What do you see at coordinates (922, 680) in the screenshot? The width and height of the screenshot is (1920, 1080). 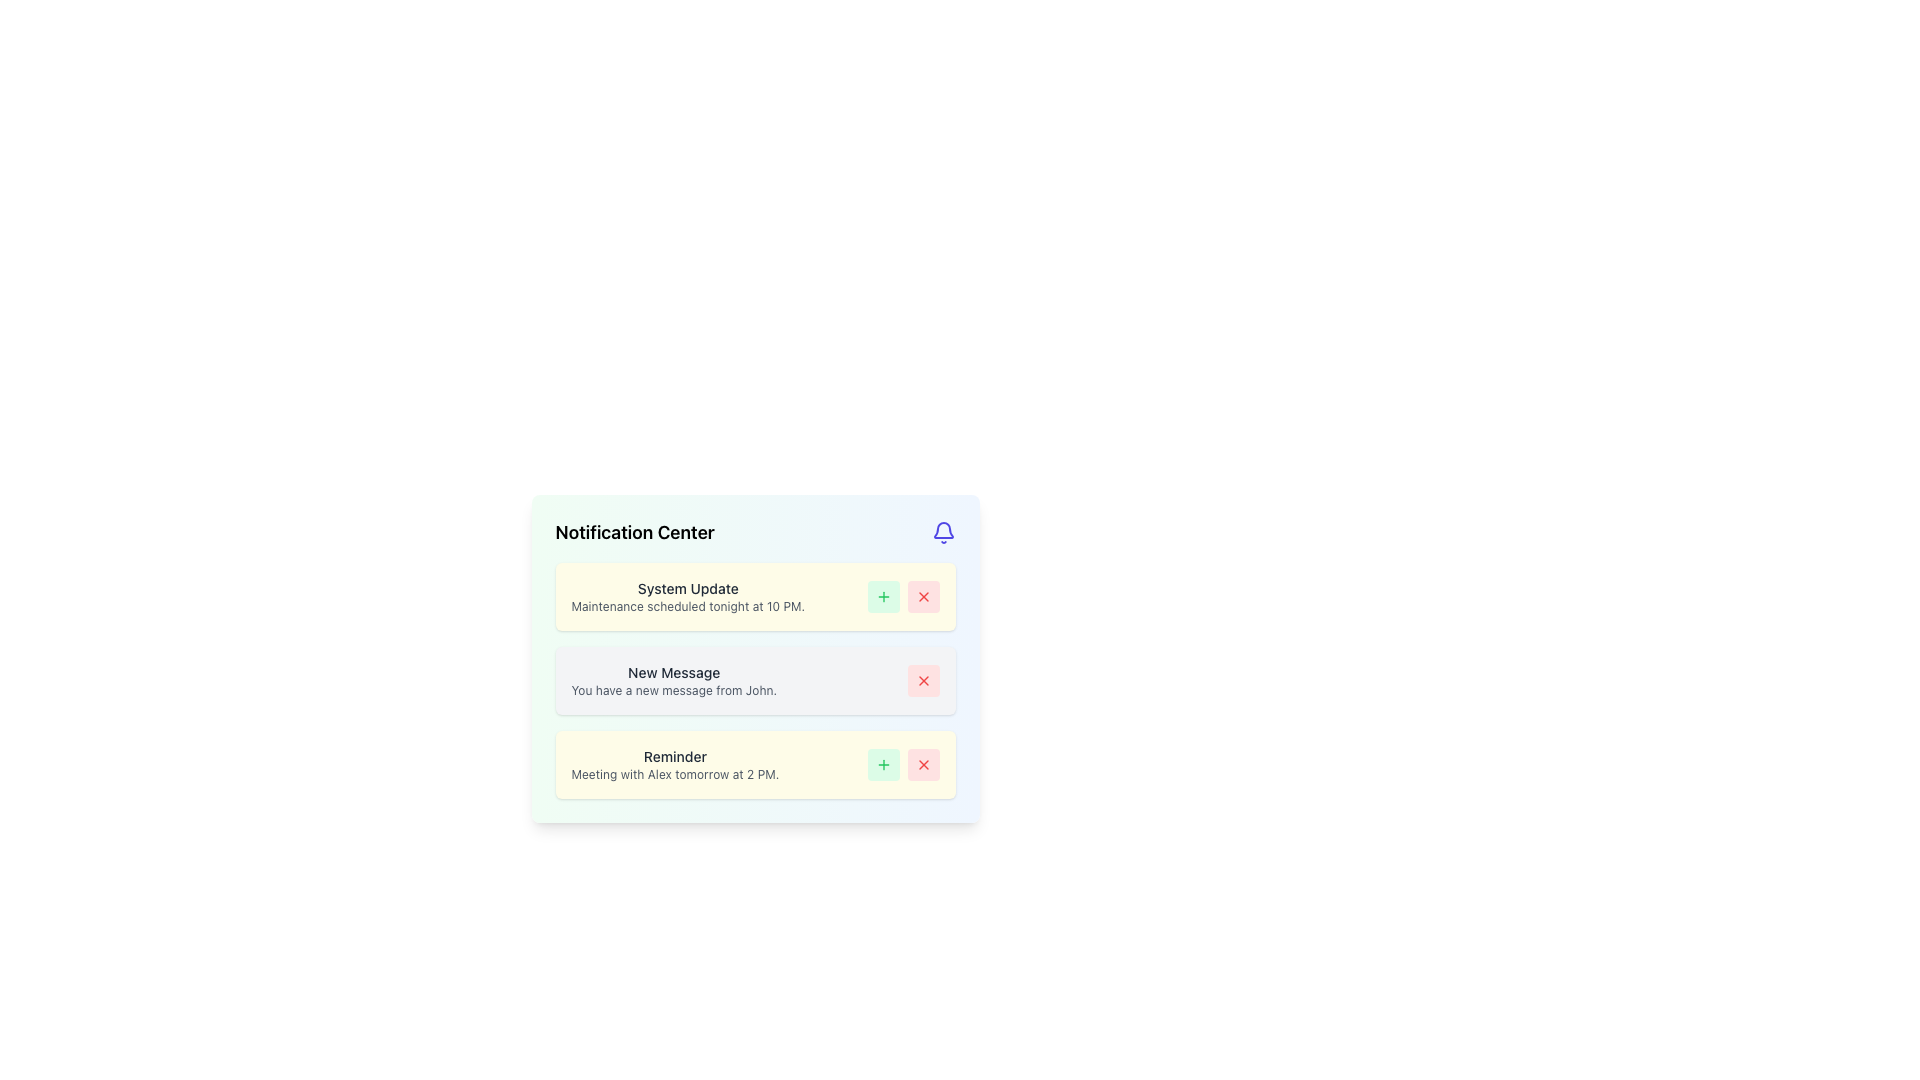 I see `the red 'X' button with a rounded square shape located in the bottom-right corner of the 'New Message' box in the notification panel` at bounding box center [922, 680].